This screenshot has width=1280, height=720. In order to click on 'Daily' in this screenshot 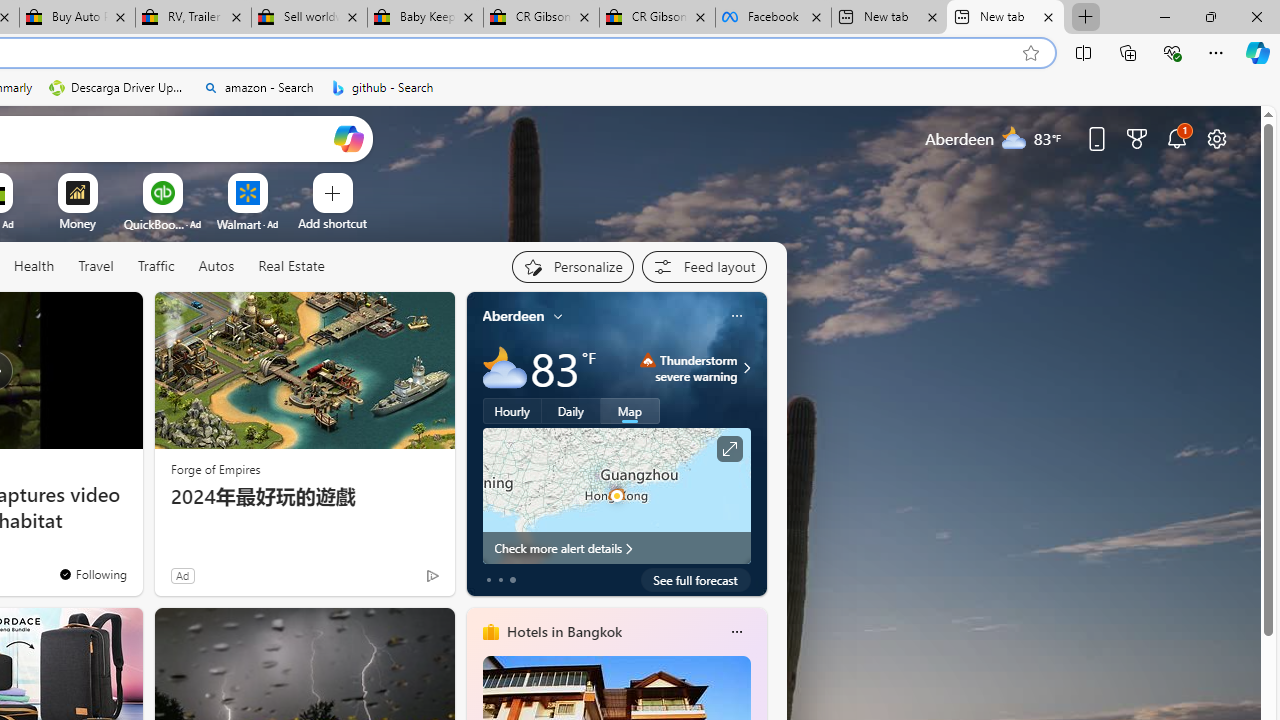, I will do `click(570, 410)`.